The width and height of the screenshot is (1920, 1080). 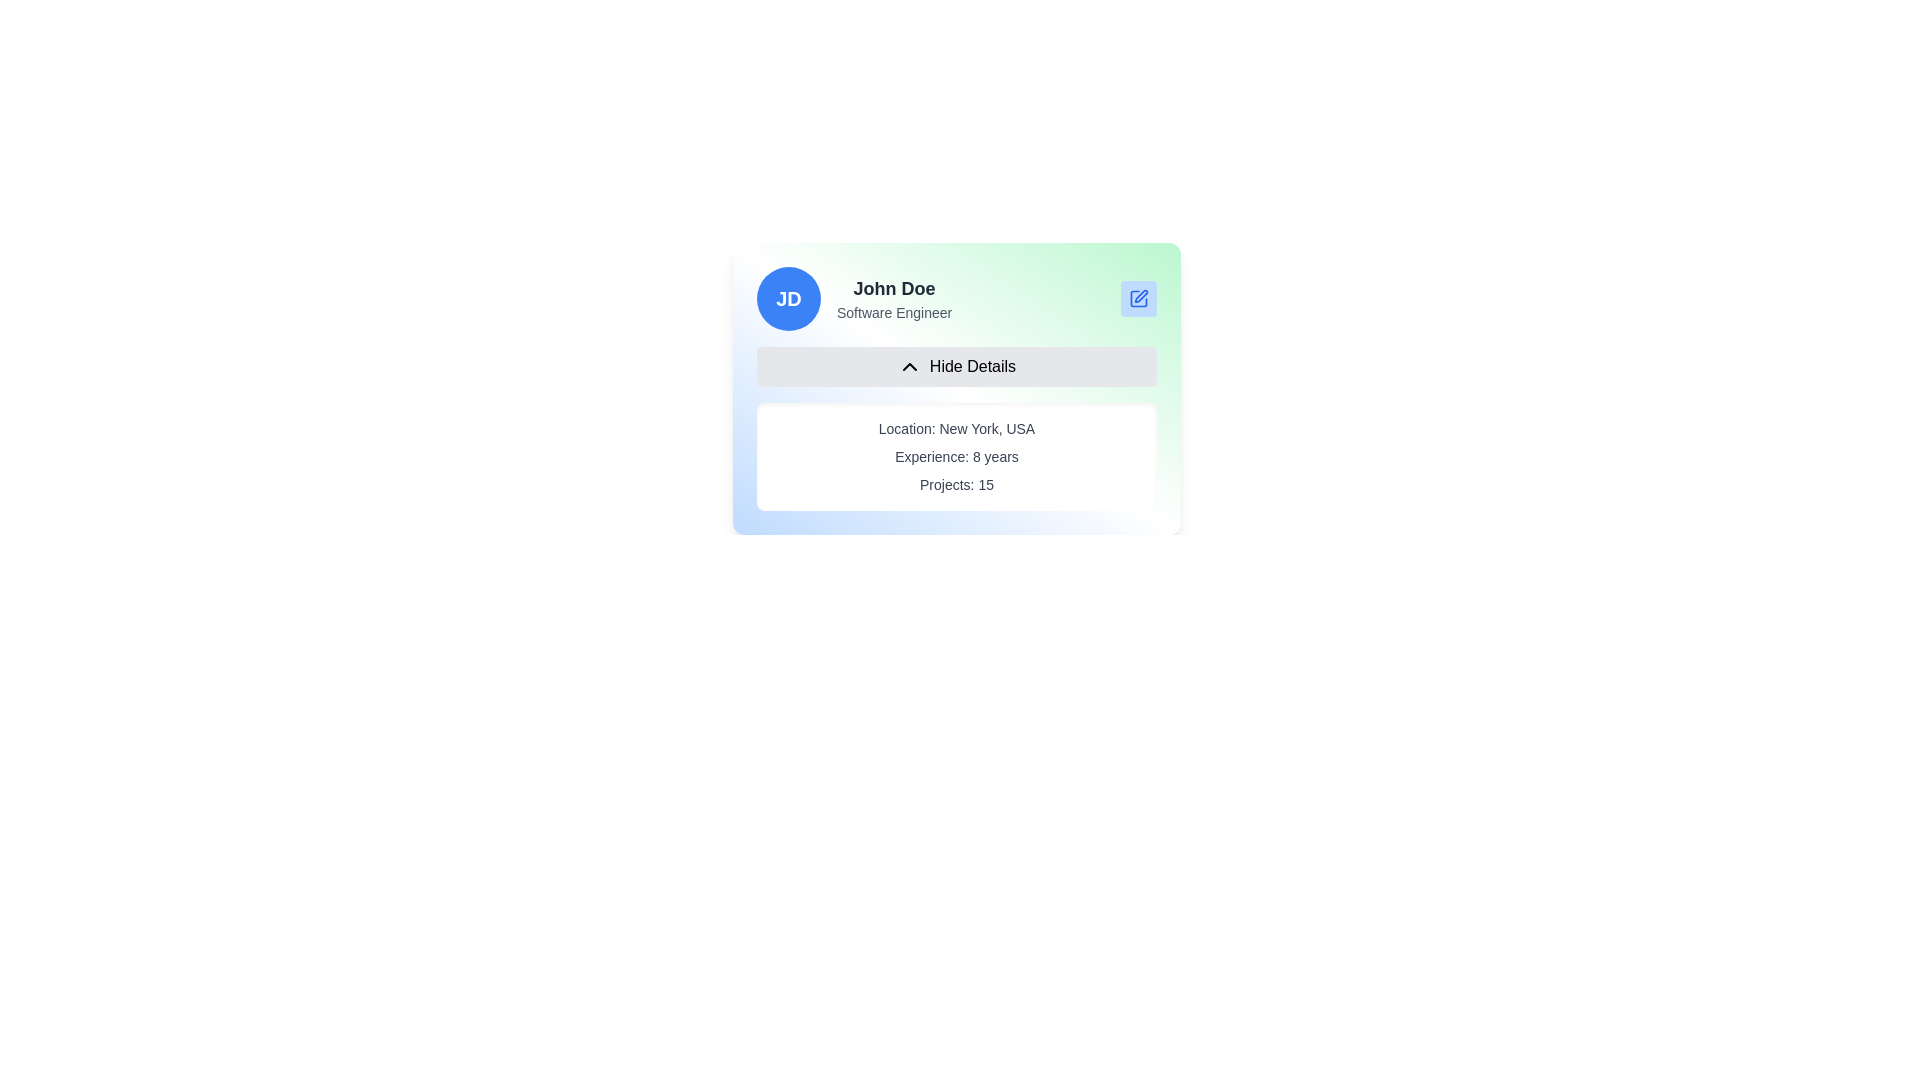 What do you see at coordinates (955, 456) in the screenshot?
I see `the static text element that displays the years of experience, located below 'Location: New York, USA' and above 'Projects: 15' in the user information card` at bounding box center [955, 456].